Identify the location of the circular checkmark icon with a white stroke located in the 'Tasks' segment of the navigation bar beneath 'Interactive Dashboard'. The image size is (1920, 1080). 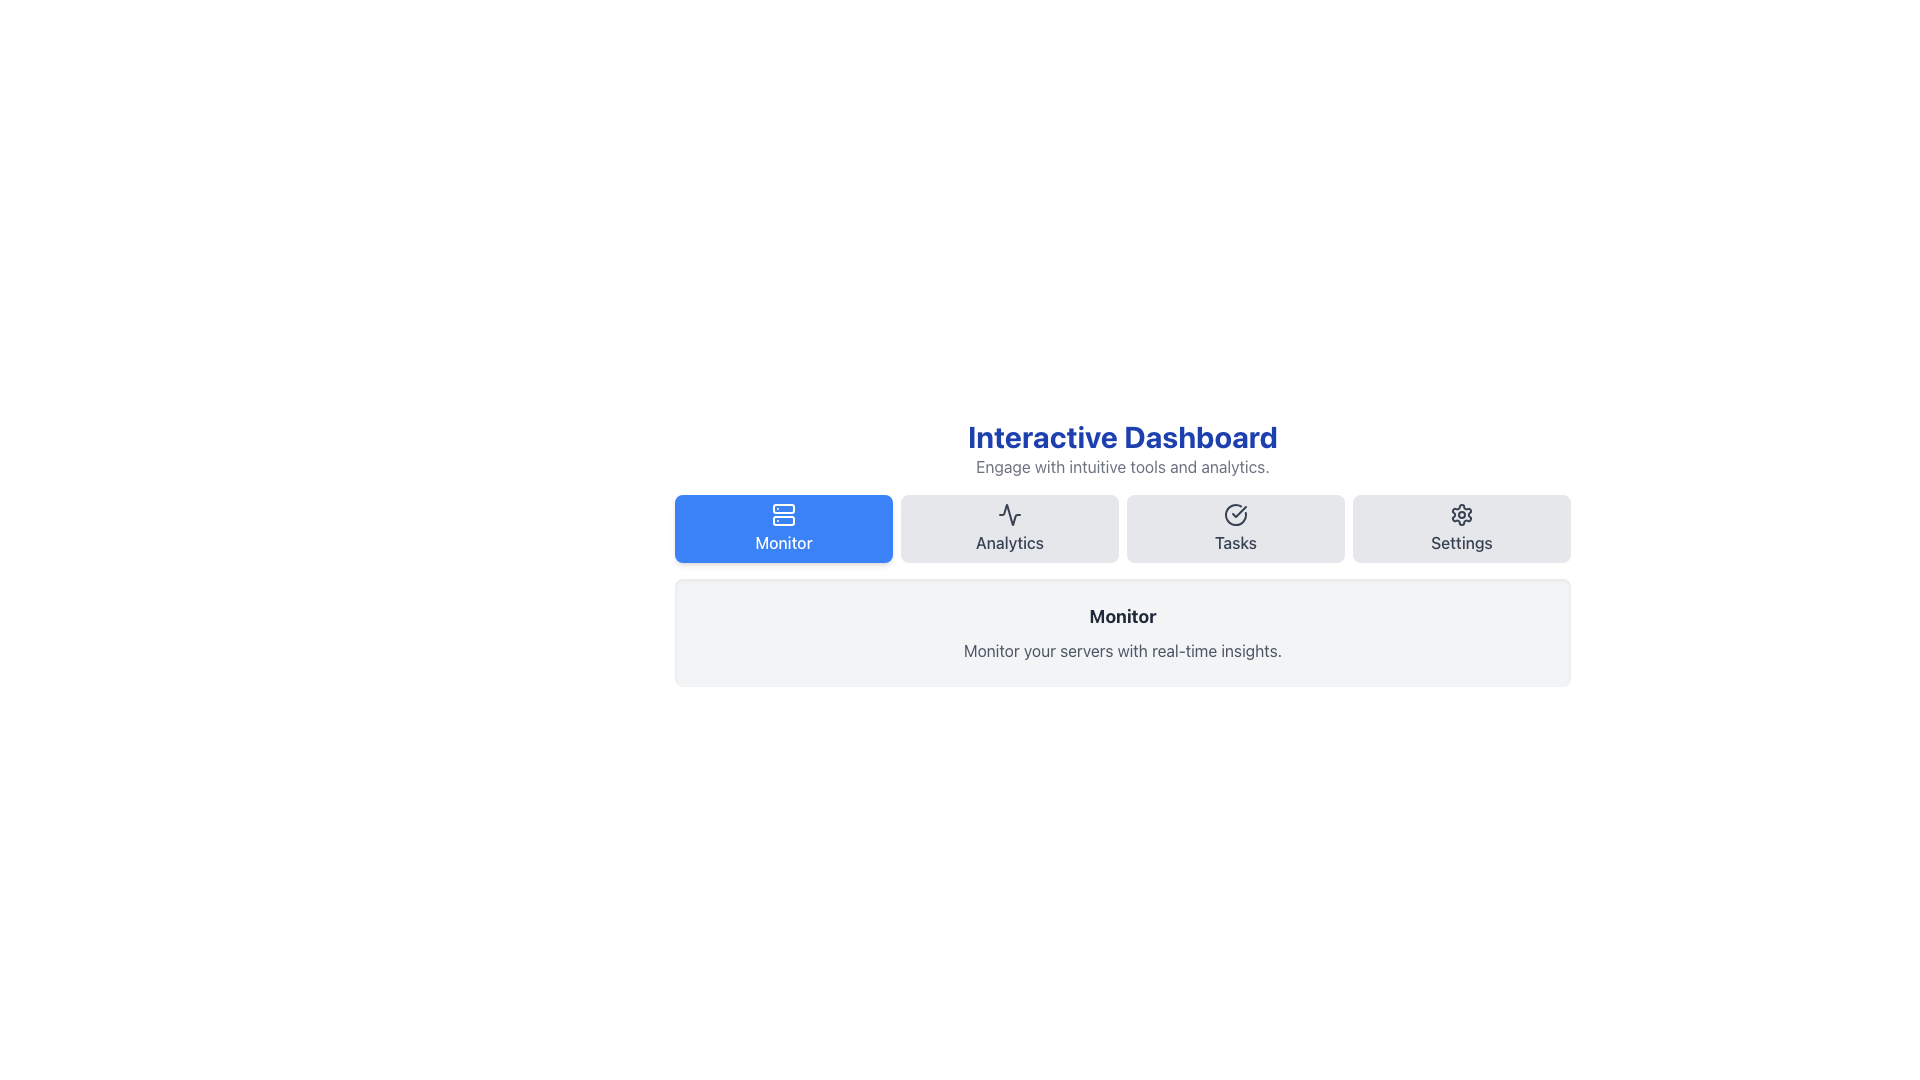
(1235, 514).